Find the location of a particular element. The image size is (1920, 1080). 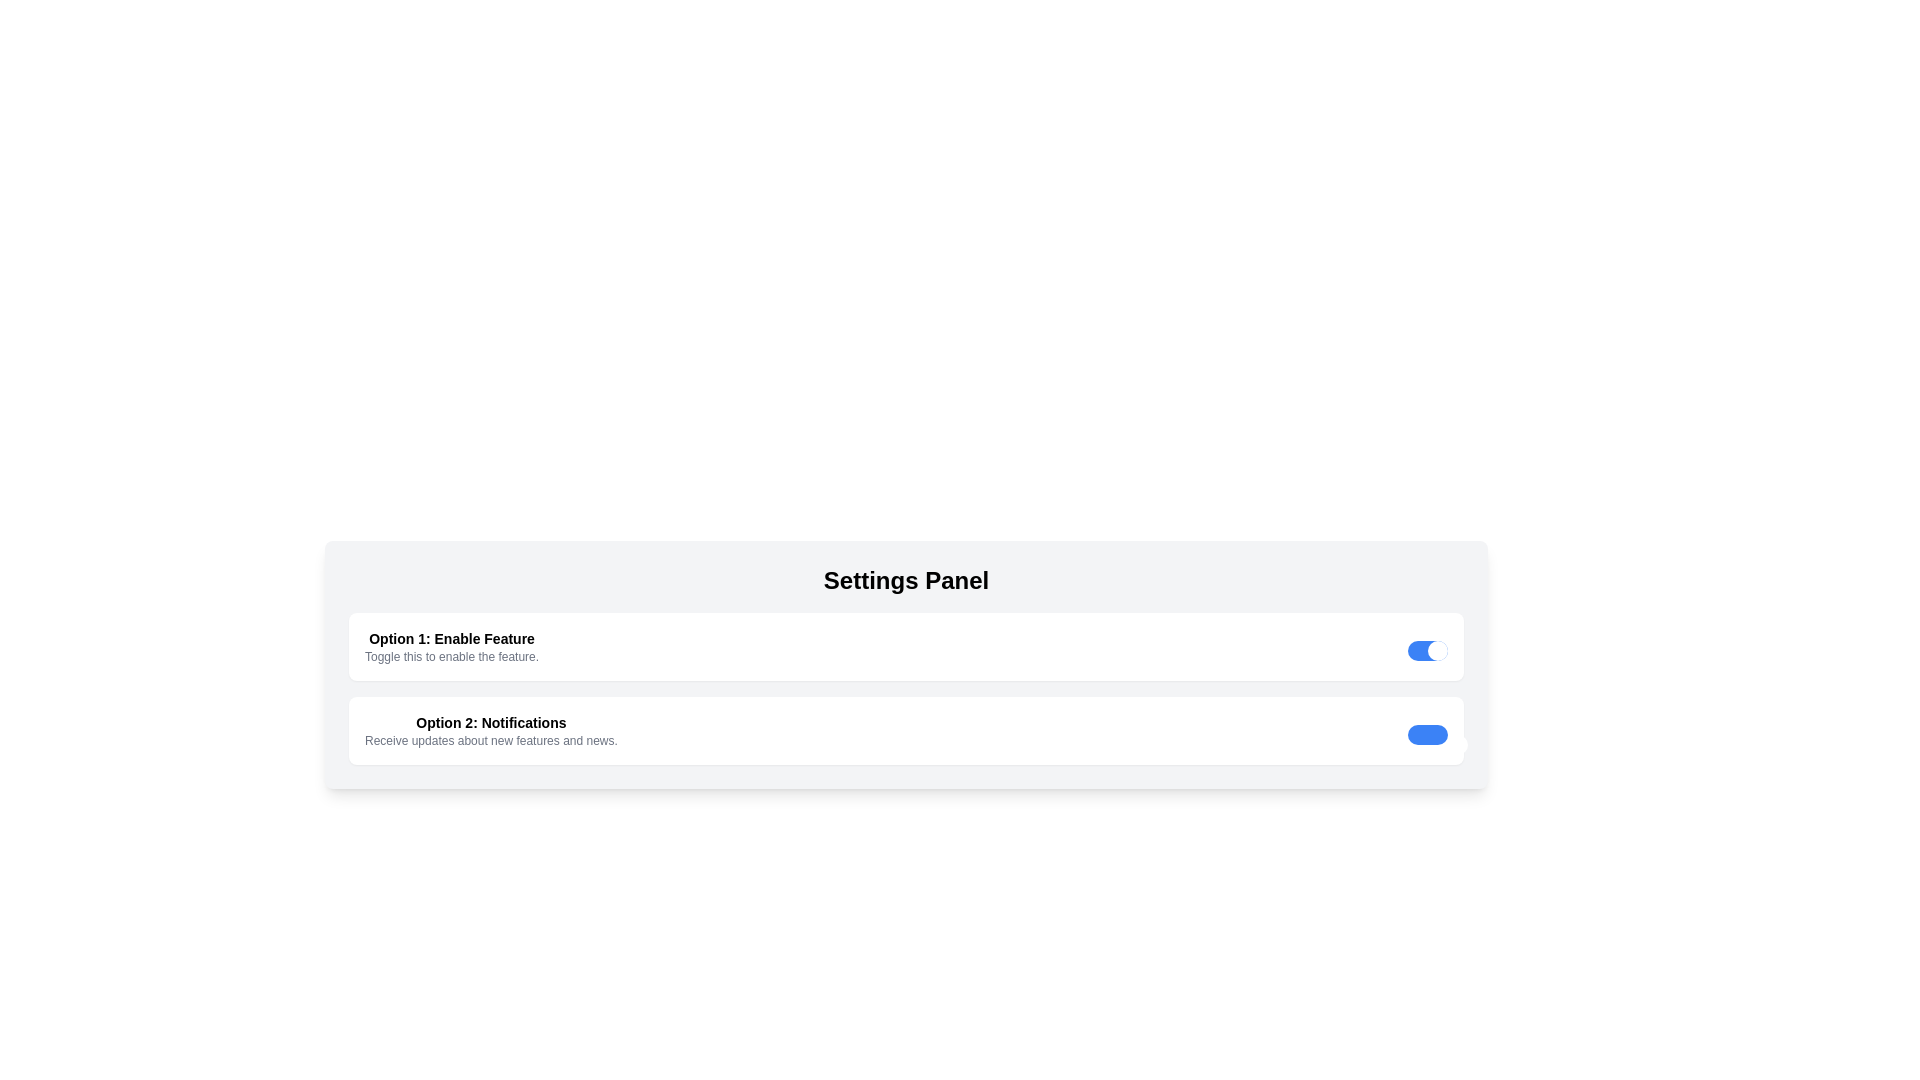

the text label displaying 'Option 1: Enable Feature', which is styled in bold and positioned at the upper-left area of its section is located at coordinates (450, 639).